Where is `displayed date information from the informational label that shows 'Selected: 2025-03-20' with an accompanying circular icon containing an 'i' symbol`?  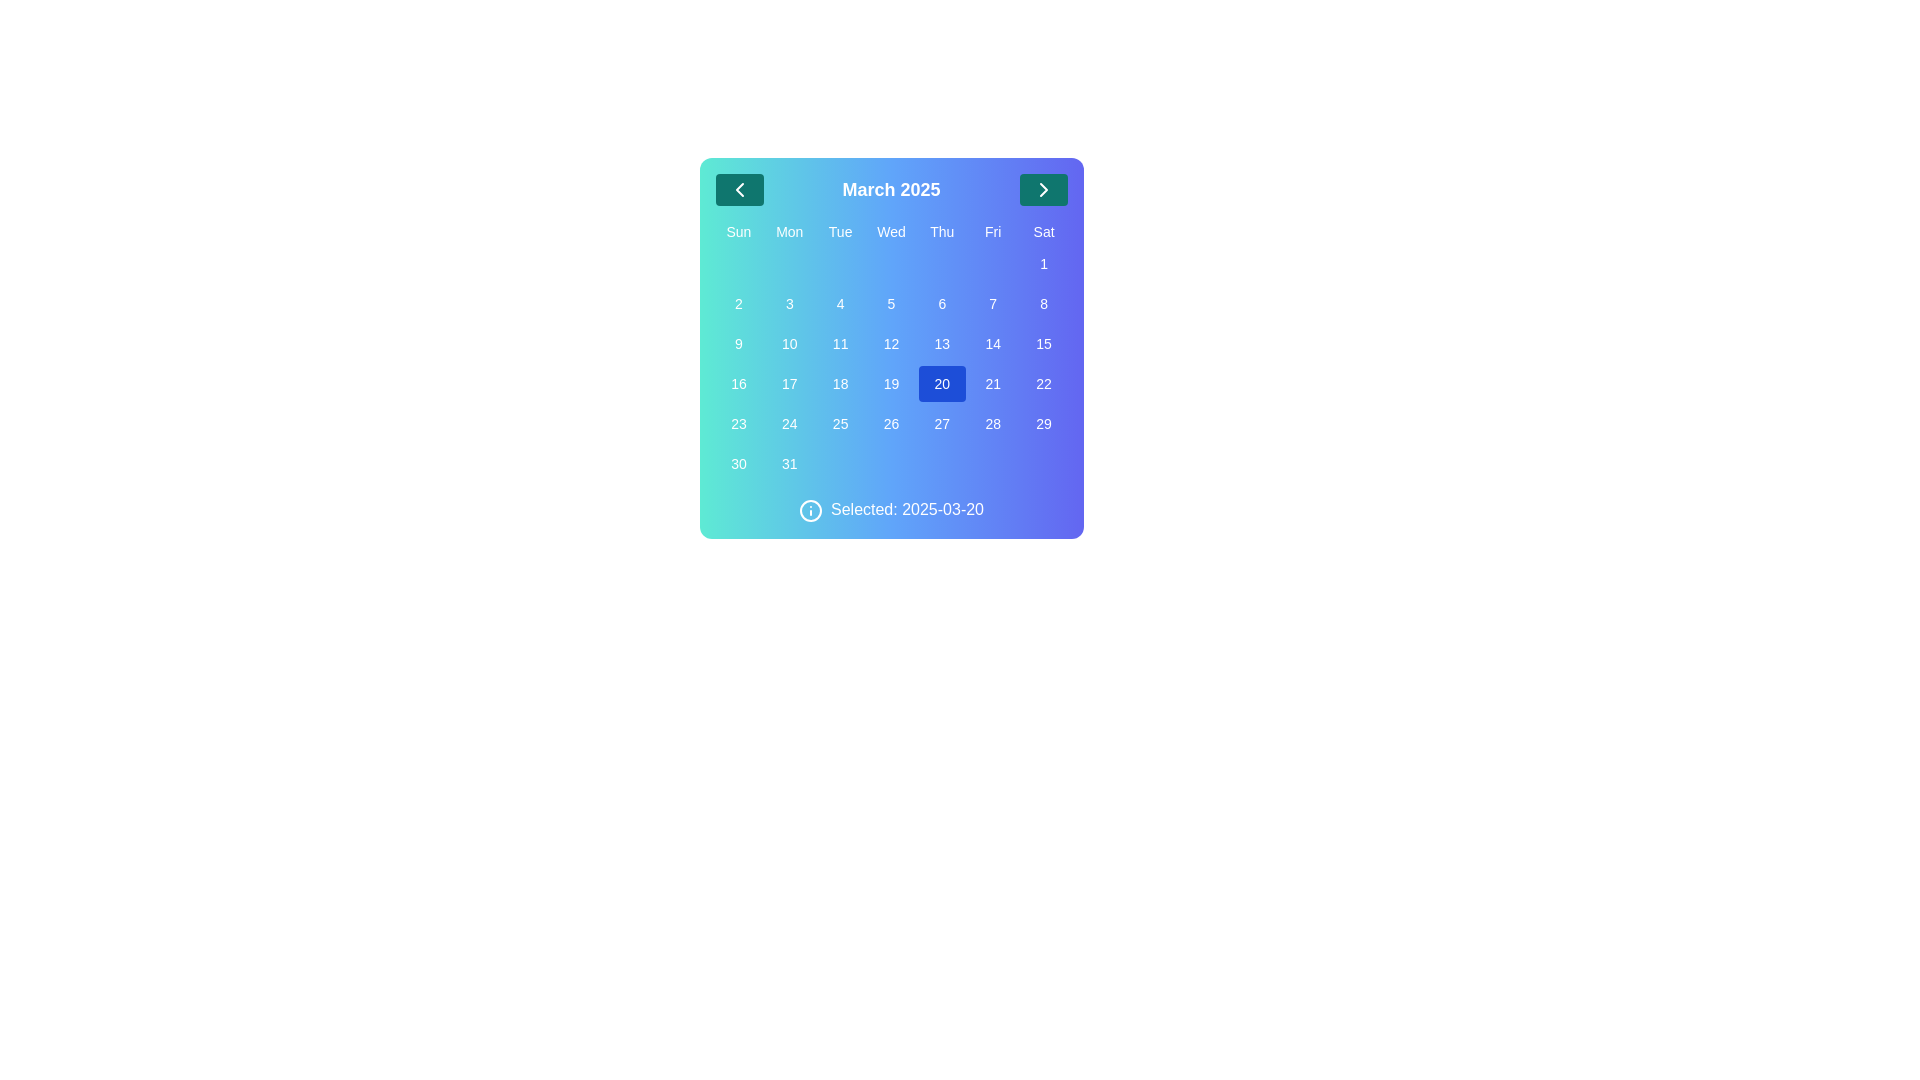
displayed date information from the informational label that shows 'Selected: 2025-03-20' with an accompanying circular icon containing an 'i' symbol is located at coordinates (890, 509).